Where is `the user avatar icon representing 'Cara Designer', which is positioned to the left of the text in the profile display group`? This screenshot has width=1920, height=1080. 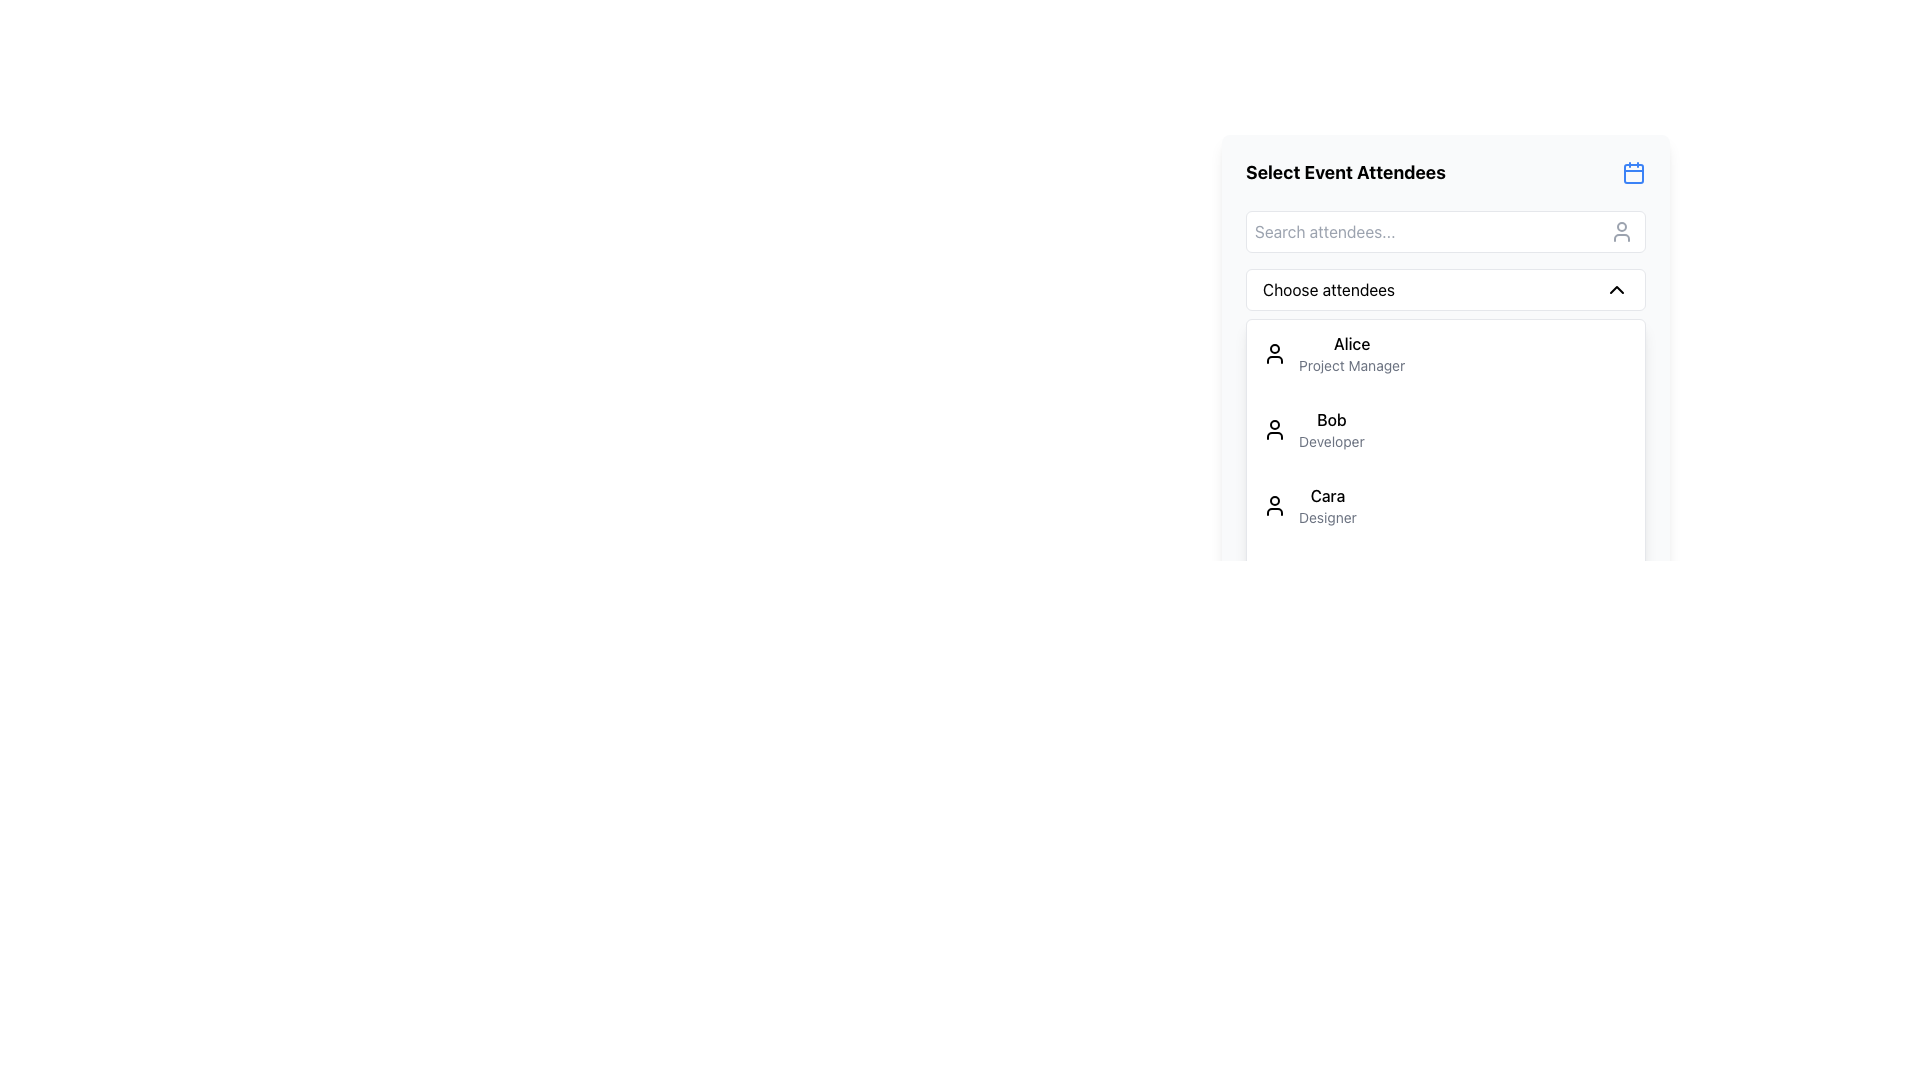 the user avatar icon representing 'Cara Designer', which is positioned to the left of the text in the profile display group is located at coordinates (1274, 504).